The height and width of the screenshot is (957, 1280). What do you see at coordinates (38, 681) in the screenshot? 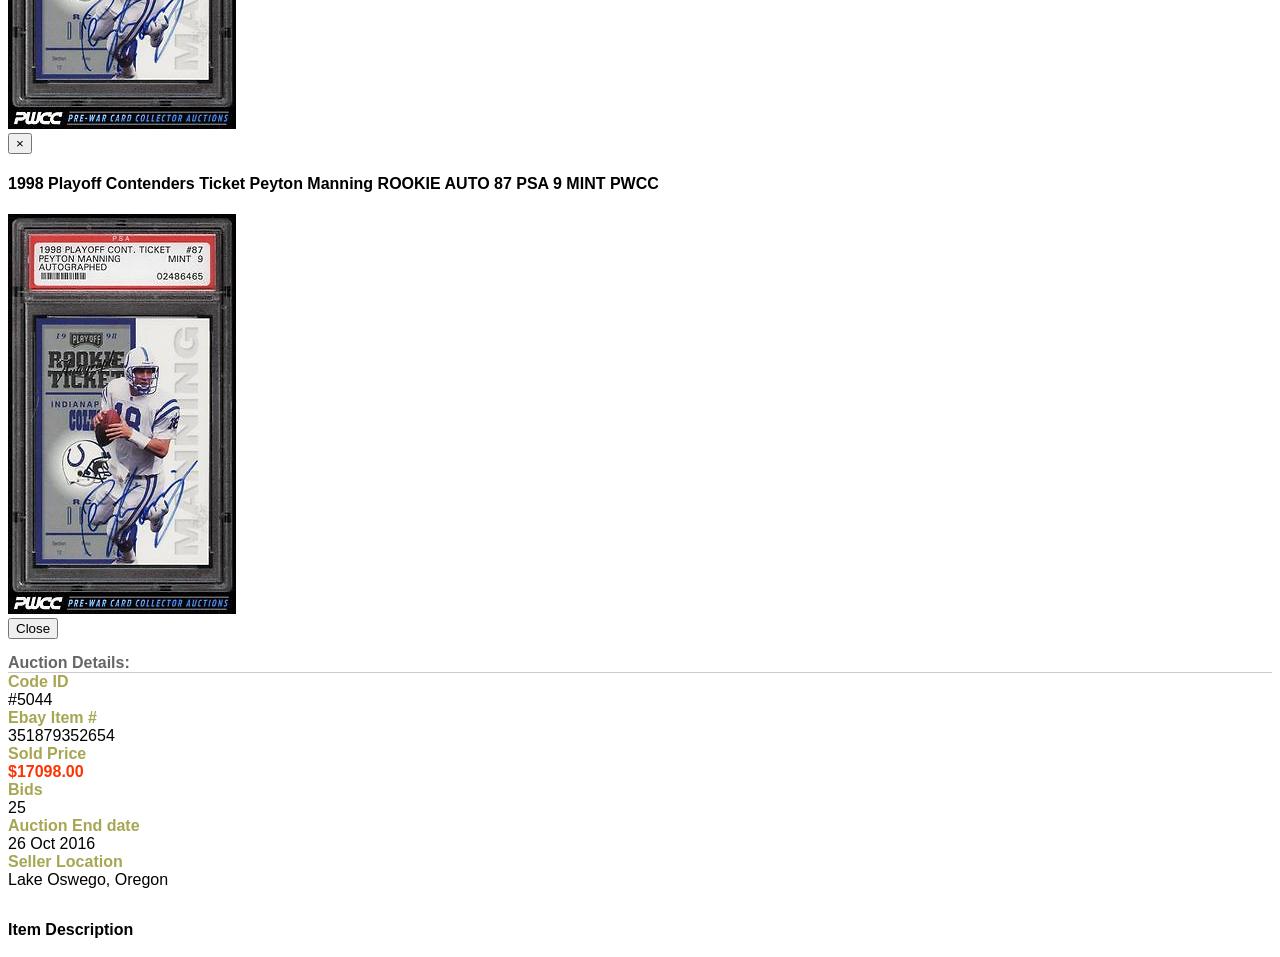
I see `'Code ID'` at bounding box center [38, 681].